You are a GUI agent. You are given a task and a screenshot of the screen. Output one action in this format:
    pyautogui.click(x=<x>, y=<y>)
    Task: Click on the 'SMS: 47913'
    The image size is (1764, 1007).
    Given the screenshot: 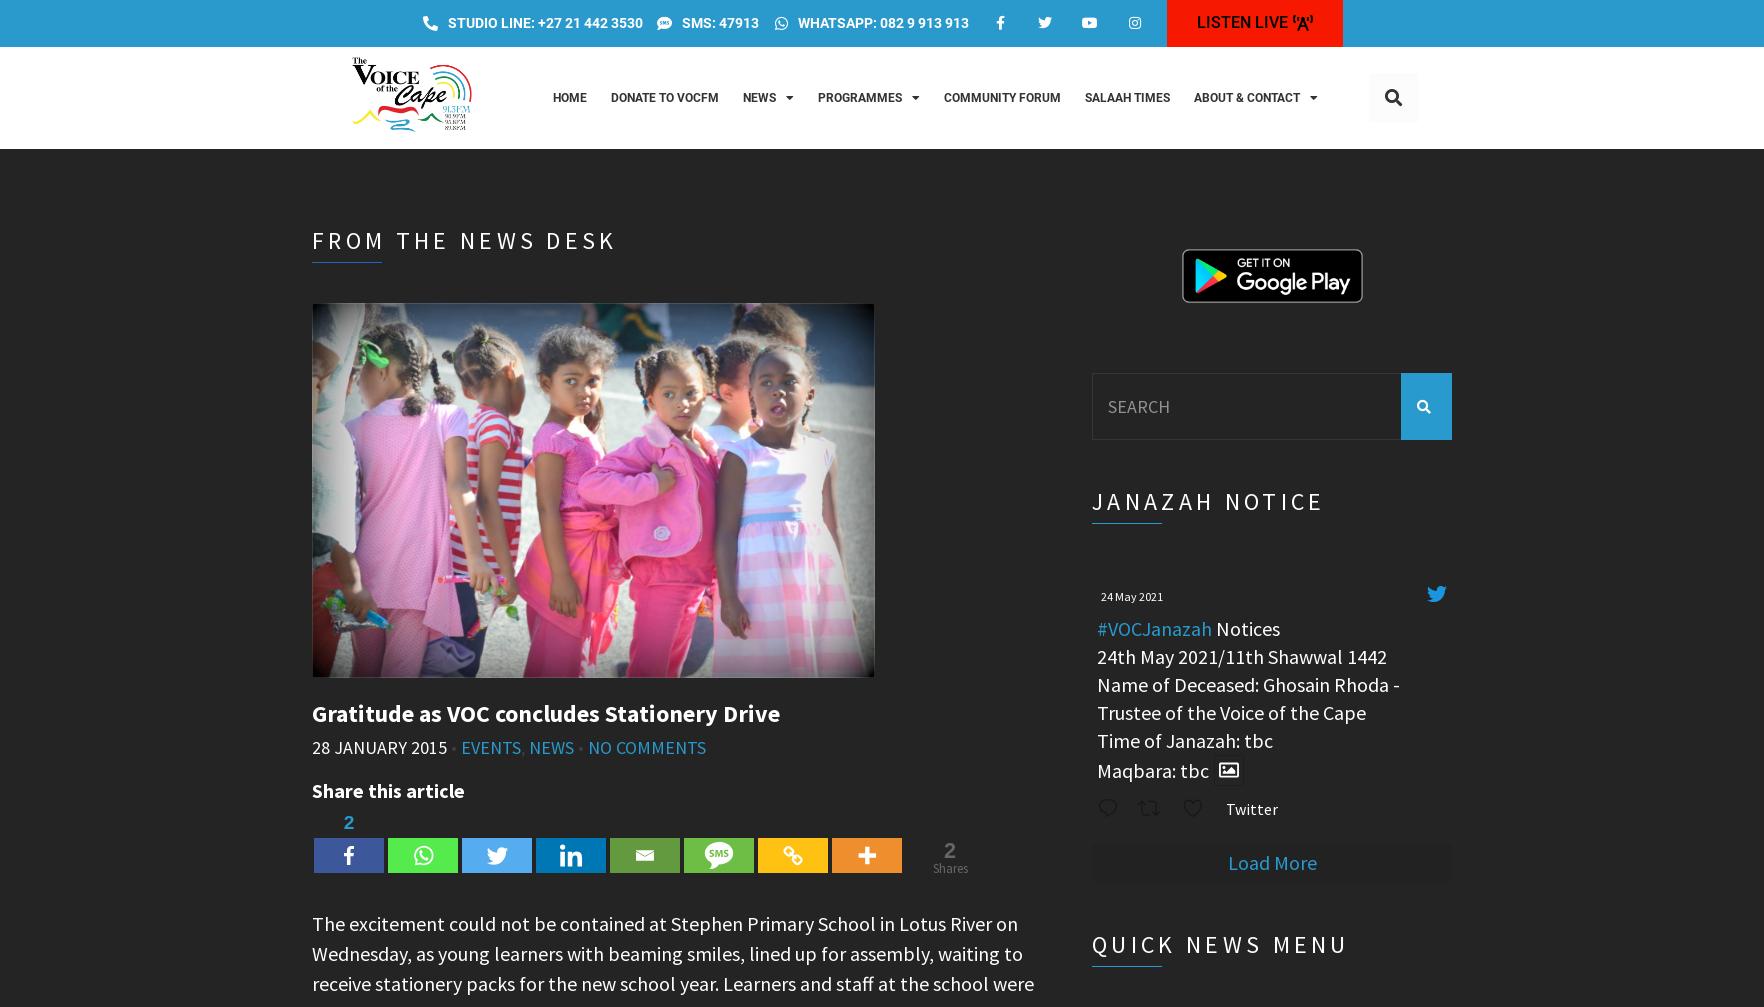 What is the action you would take?
    pyautogui.click(x=720, y=21)
    